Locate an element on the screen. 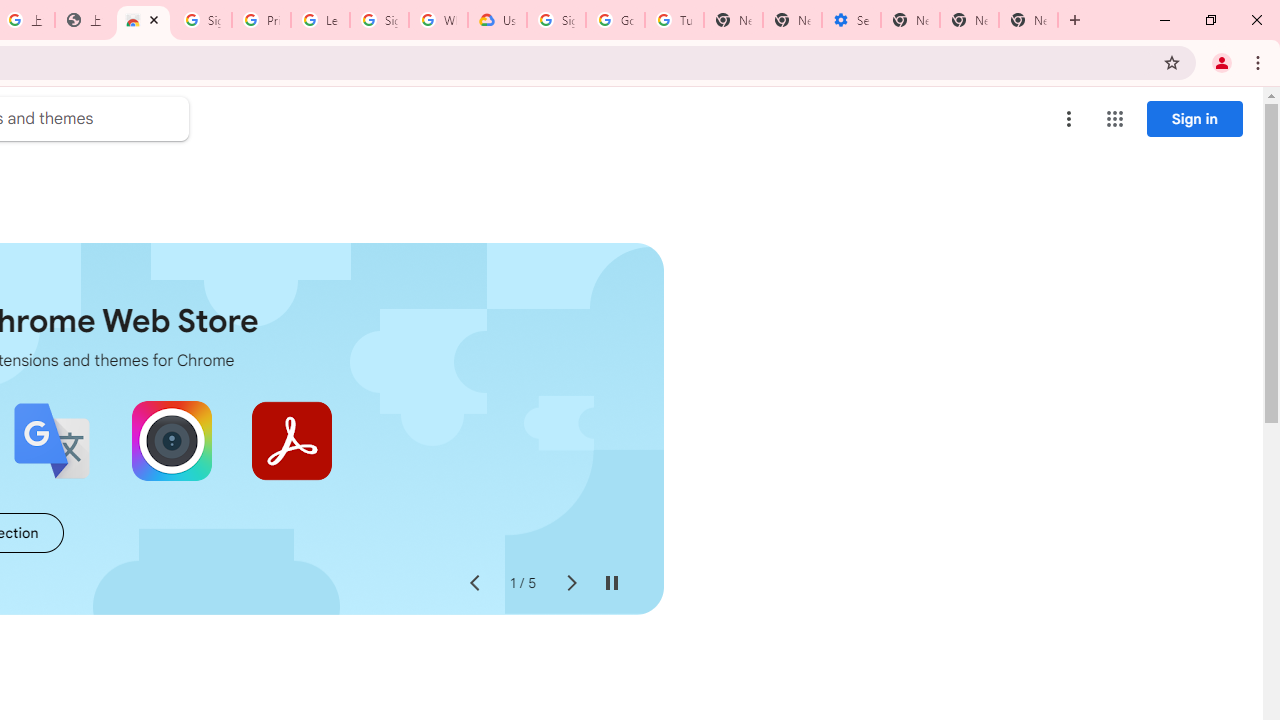 Image resolution: width=1280 pixels, height=720 pixels. 'Google Account Help' is located at coordinates (614, 20).